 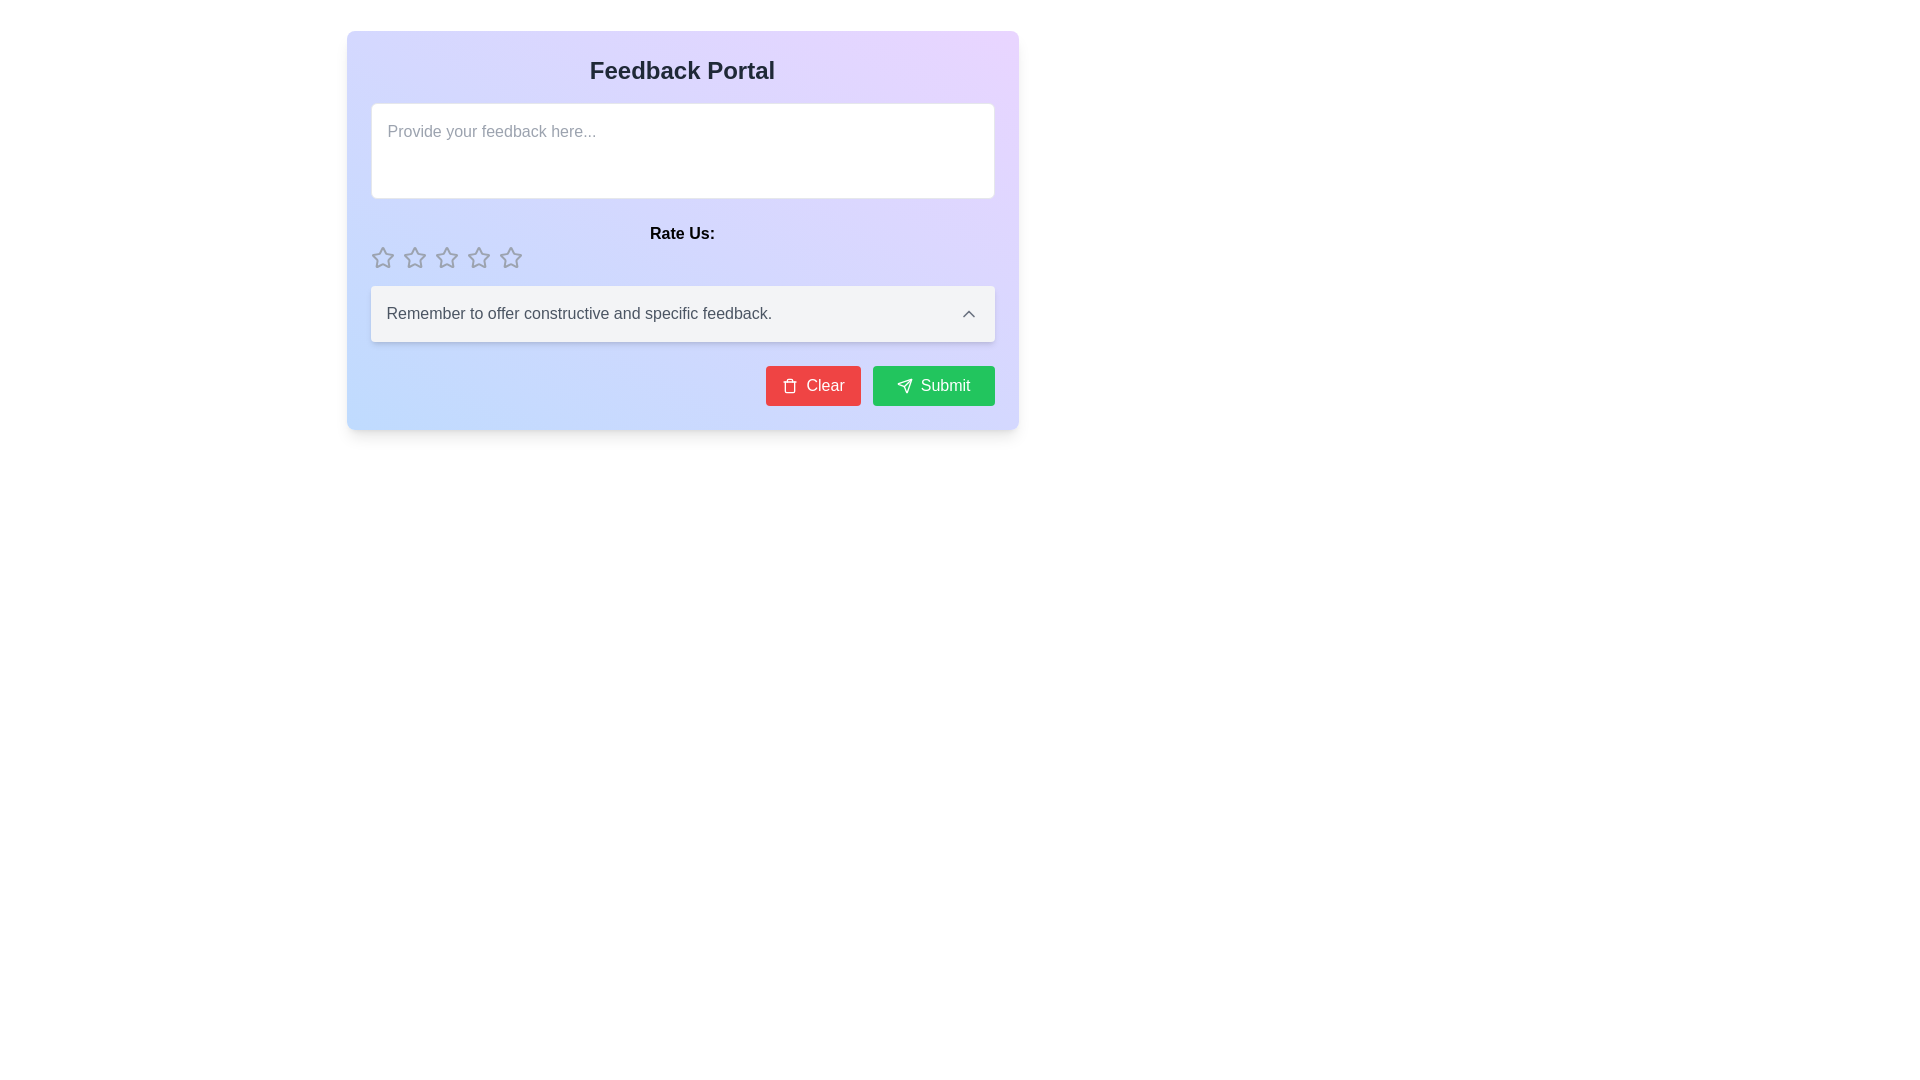 I want to click on the triangular arrow shape send button, which is part of the Submit button, so click(x=903, y=385).